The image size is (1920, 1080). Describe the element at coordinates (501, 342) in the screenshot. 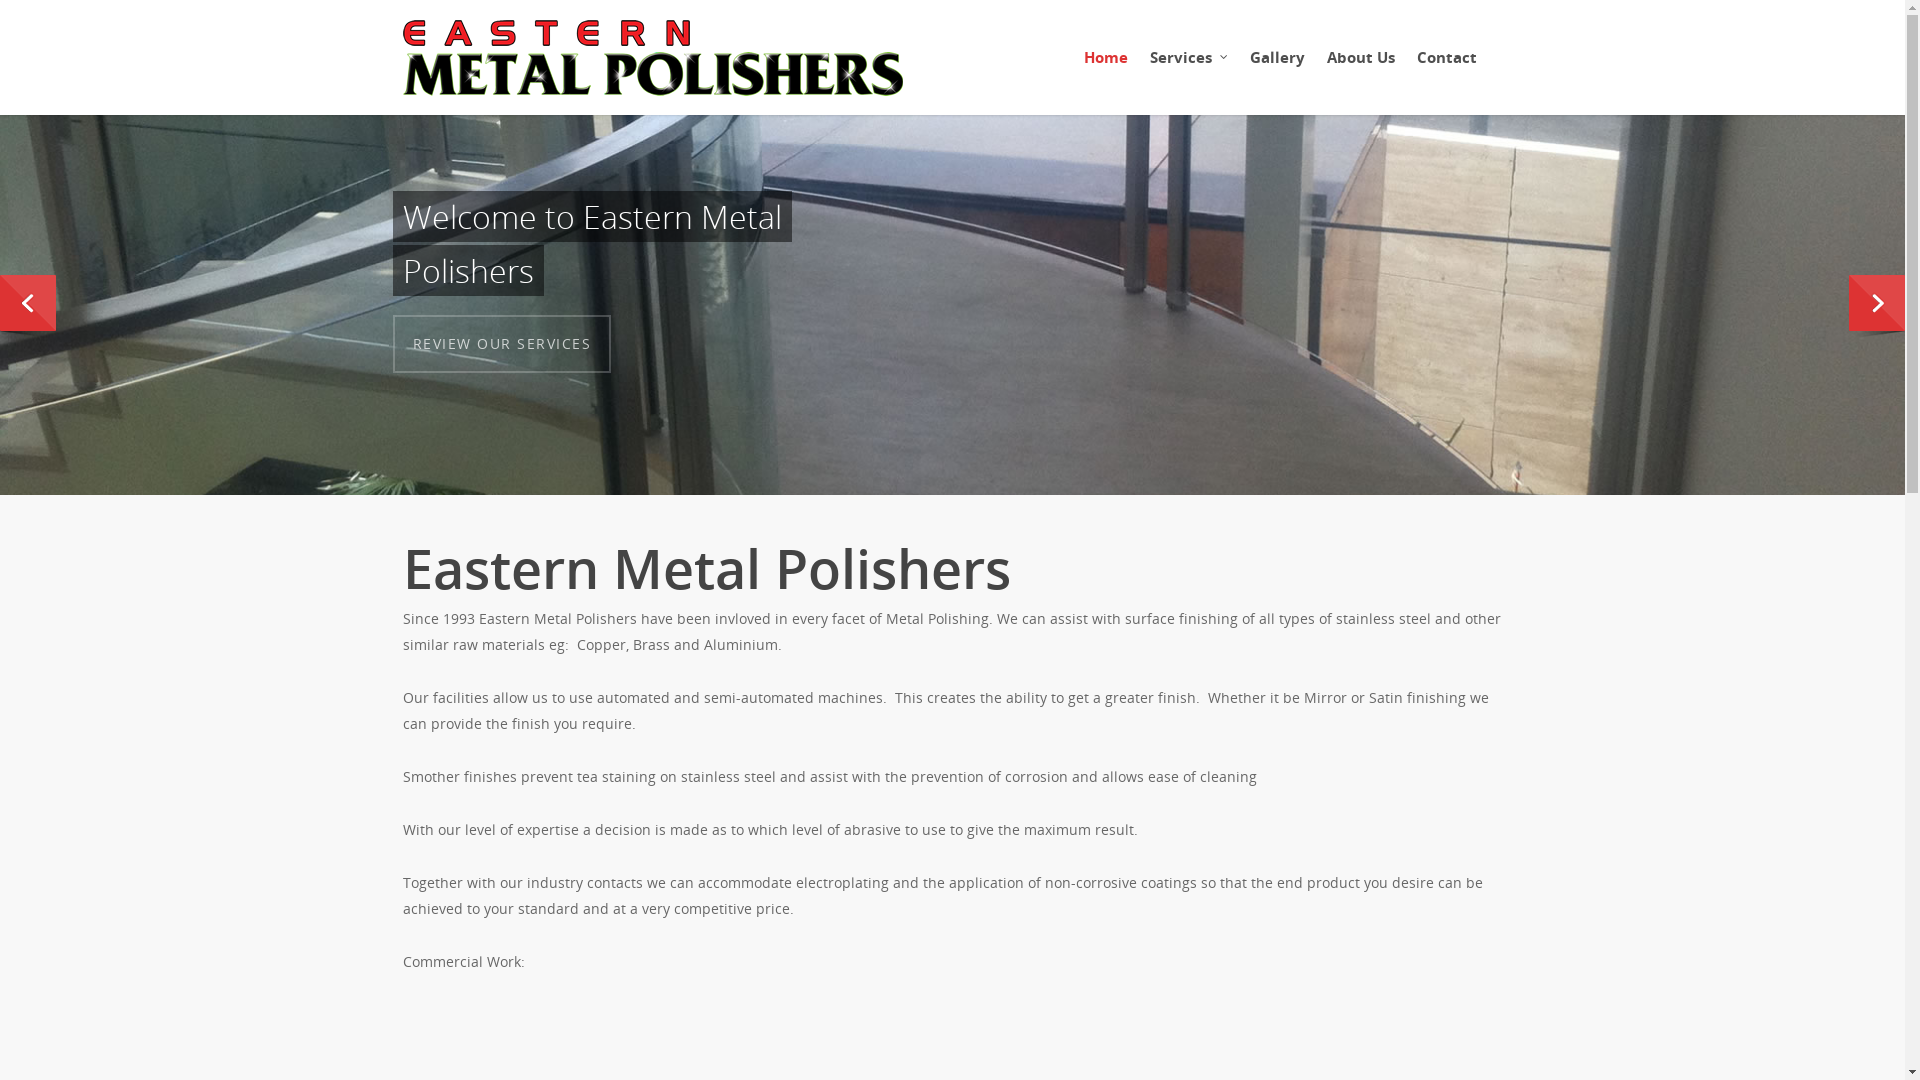

I see `'REVIEW OUR SERVICES'` at that location.